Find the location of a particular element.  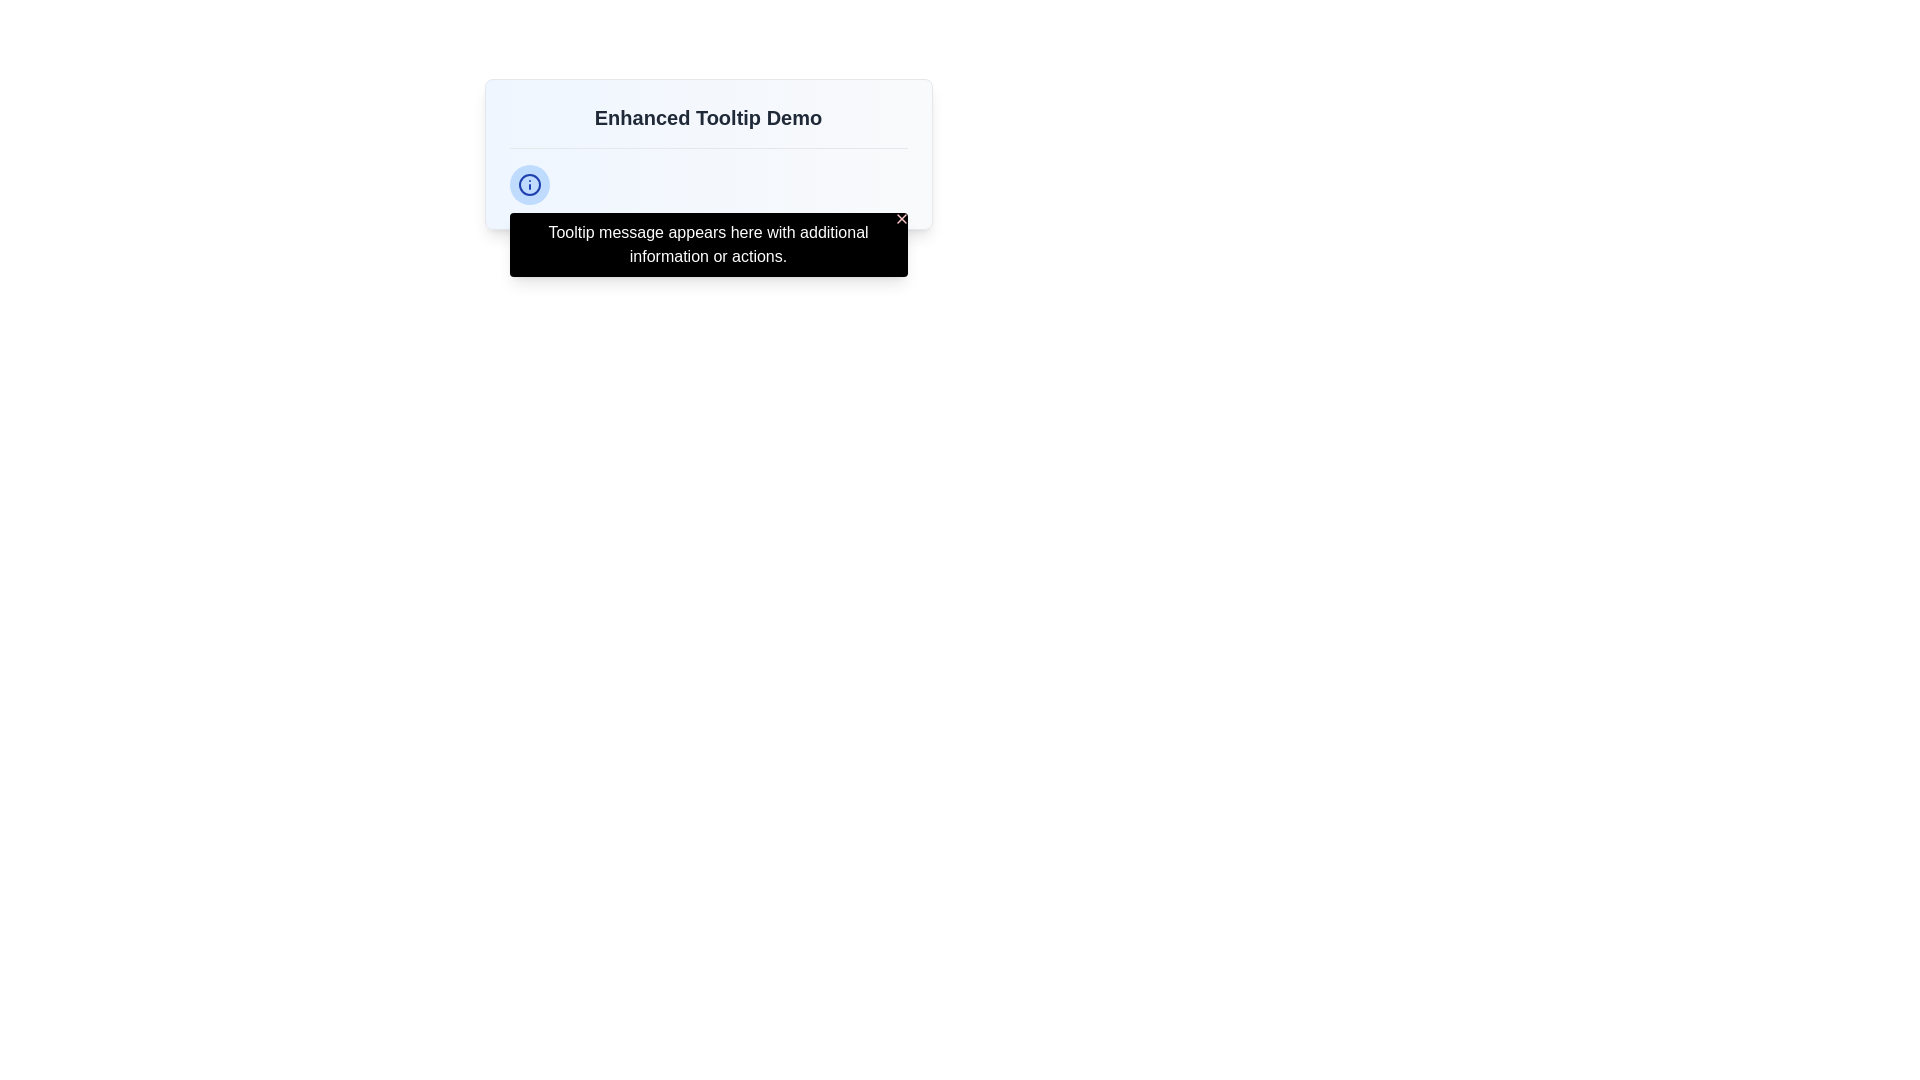

the Tooltip displaying the message 'Tooltip message appears here with additional information or actions.' which has a black background and white text, located centrally below the blue circular information icon is located at coordinates (708, 244).